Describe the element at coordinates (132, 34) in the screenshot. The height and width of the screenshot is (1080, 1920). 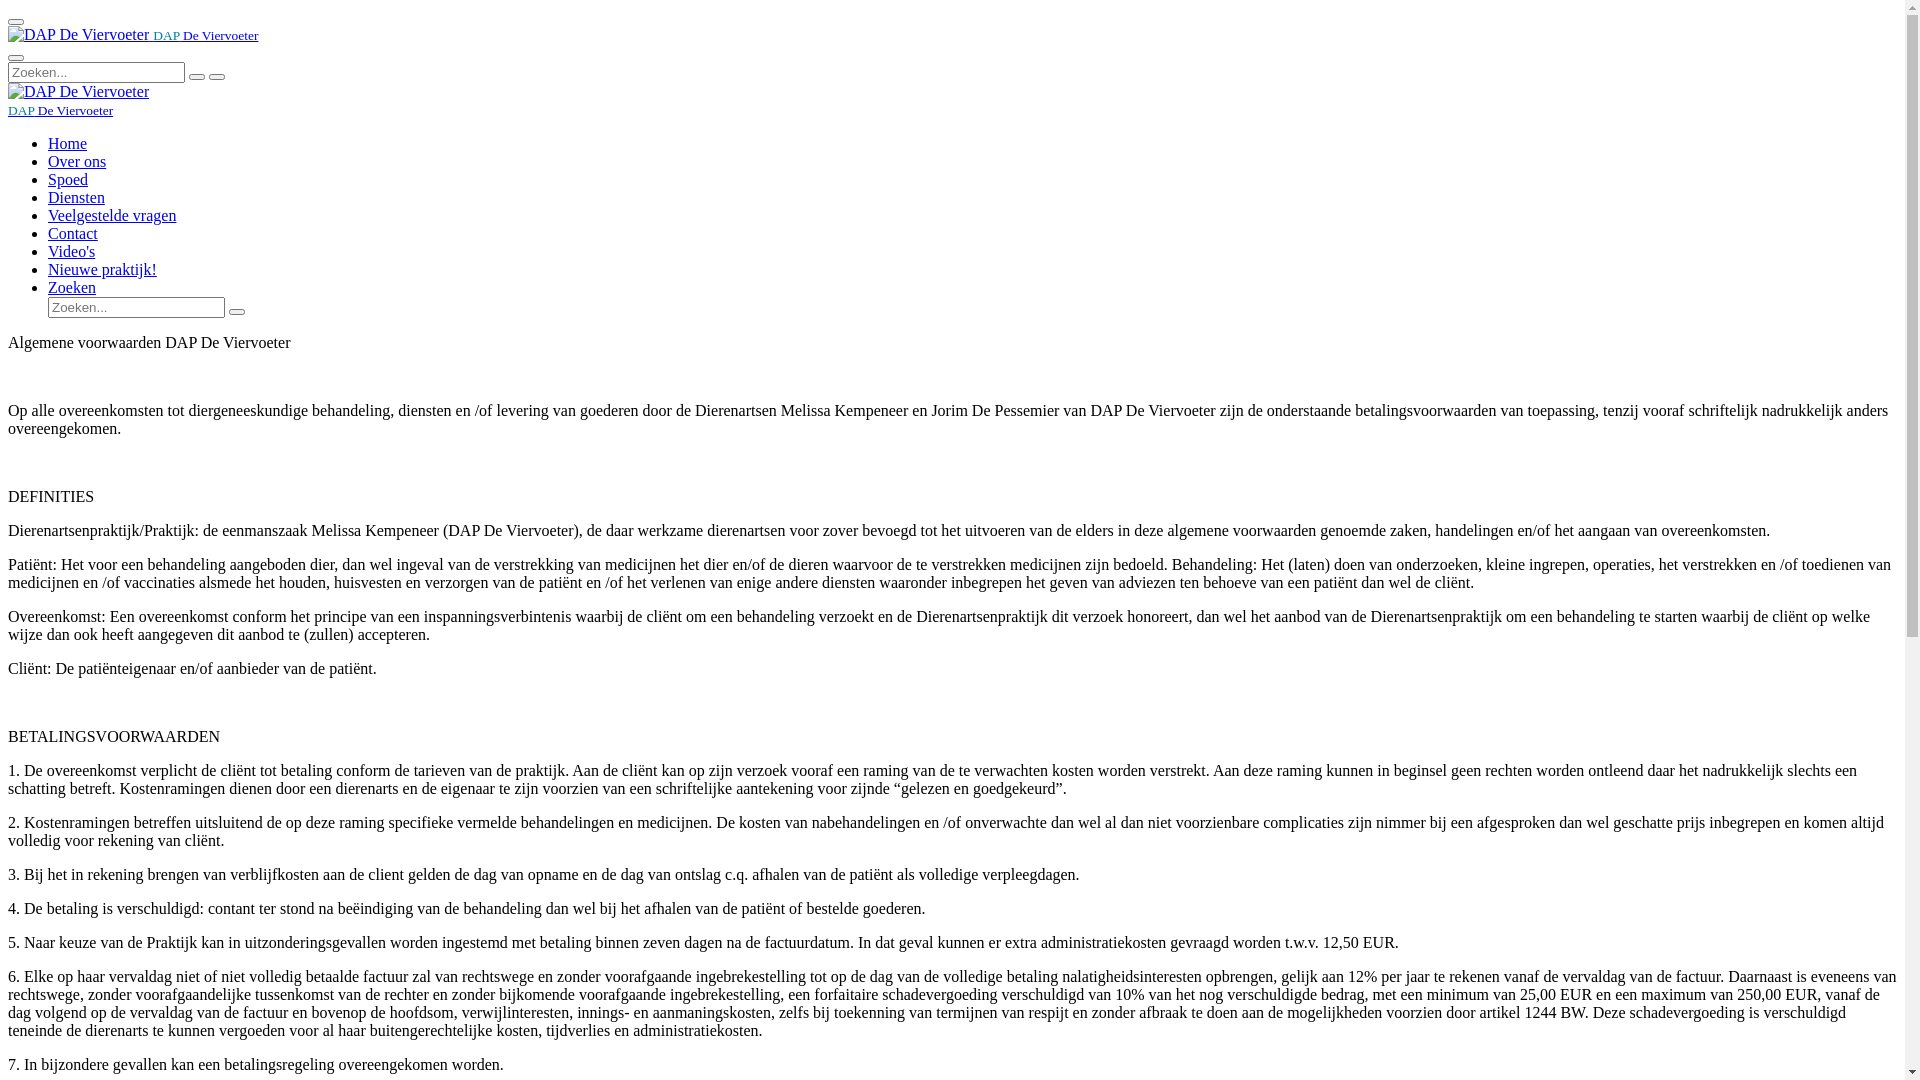
I see `'DAP De Viervoeter'` at that location.